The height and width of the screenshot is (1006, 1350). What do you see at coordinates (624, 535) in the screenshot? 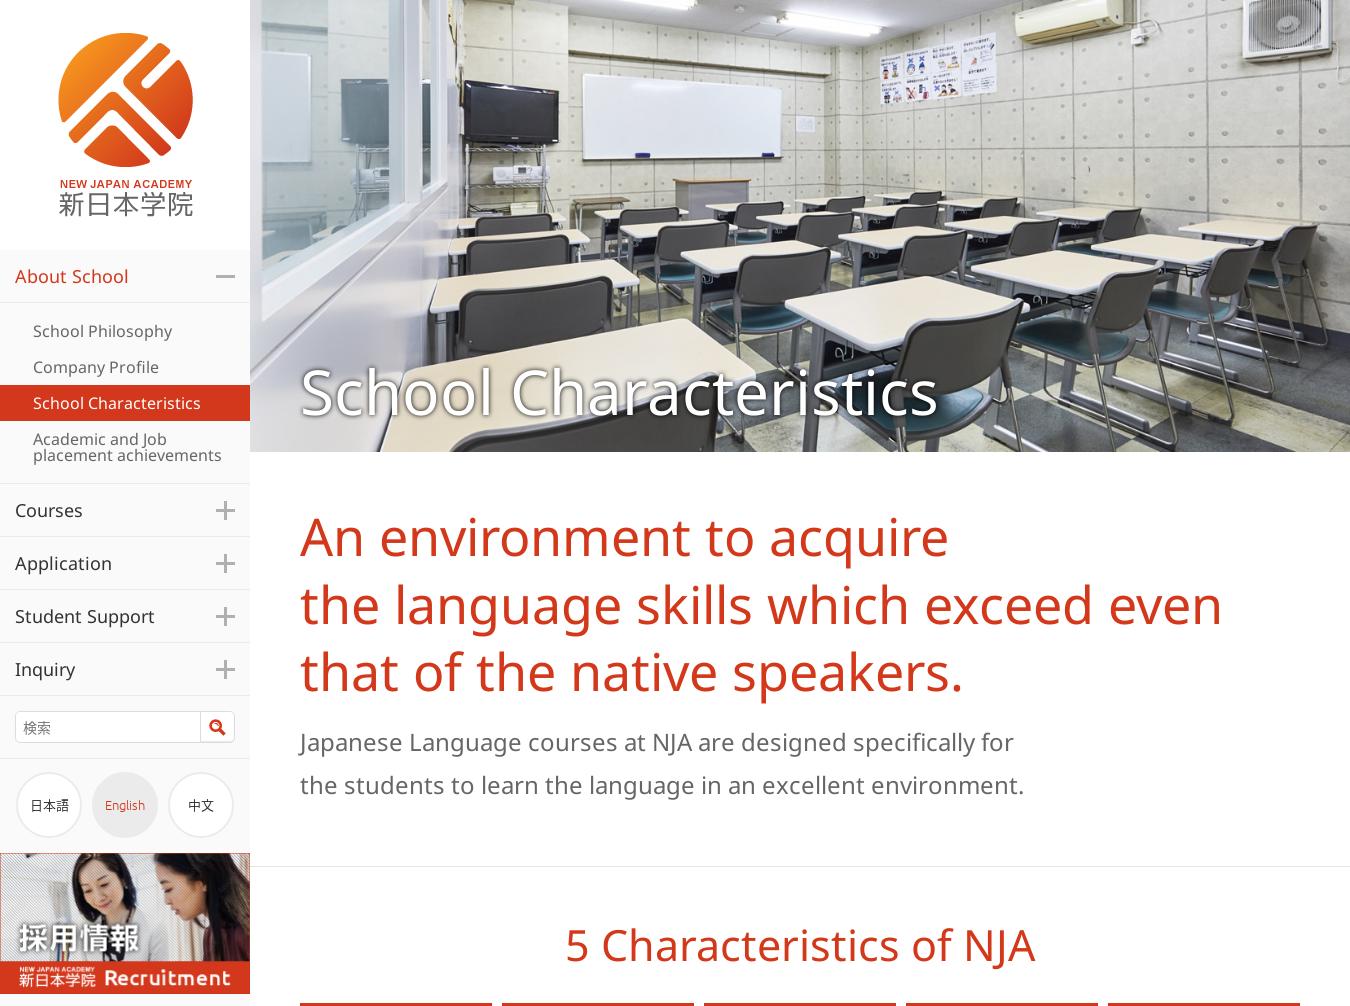
I see `'An environment to acquire'` at bounding box center [624, 535].